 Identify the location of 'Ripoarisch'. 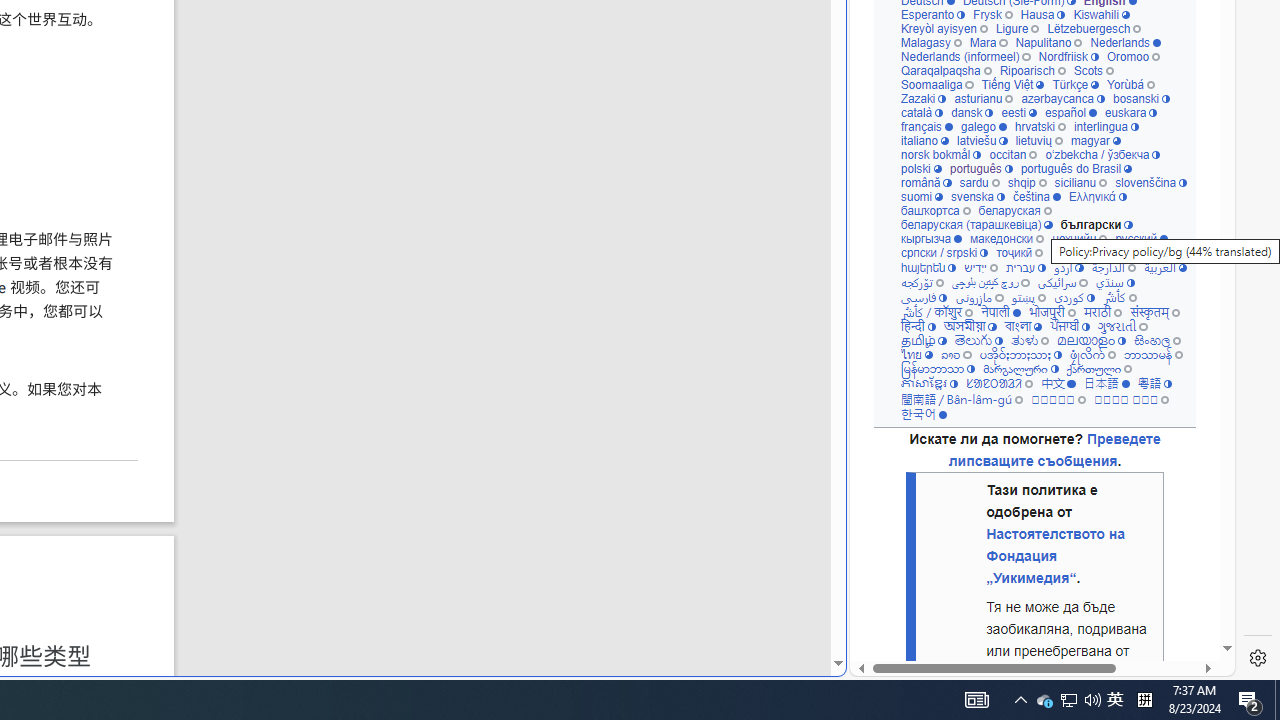
(1032, 69).